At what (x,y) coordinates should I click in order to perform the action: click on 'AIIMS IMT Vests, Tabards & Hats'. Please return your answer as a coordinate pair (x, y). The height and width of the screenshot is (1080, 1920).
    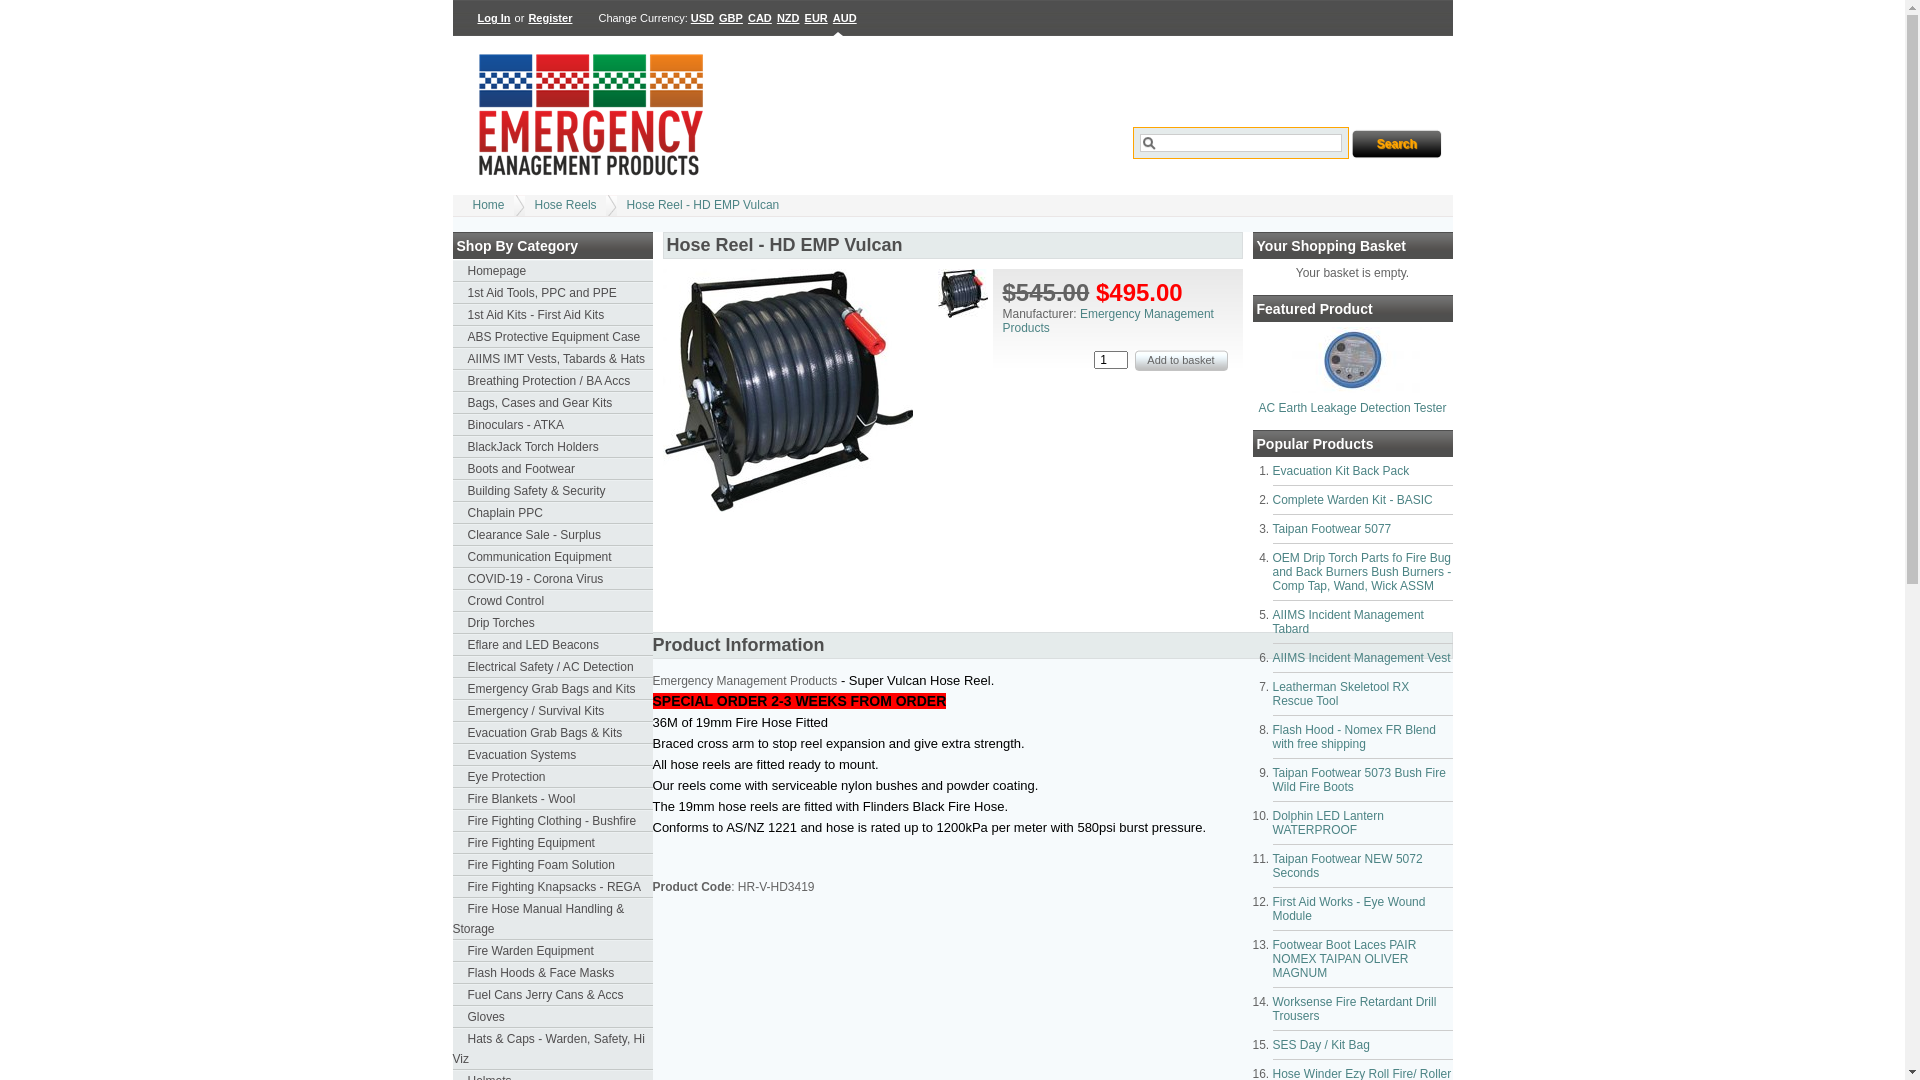
    Looking at the image, I should click on (552, 357).